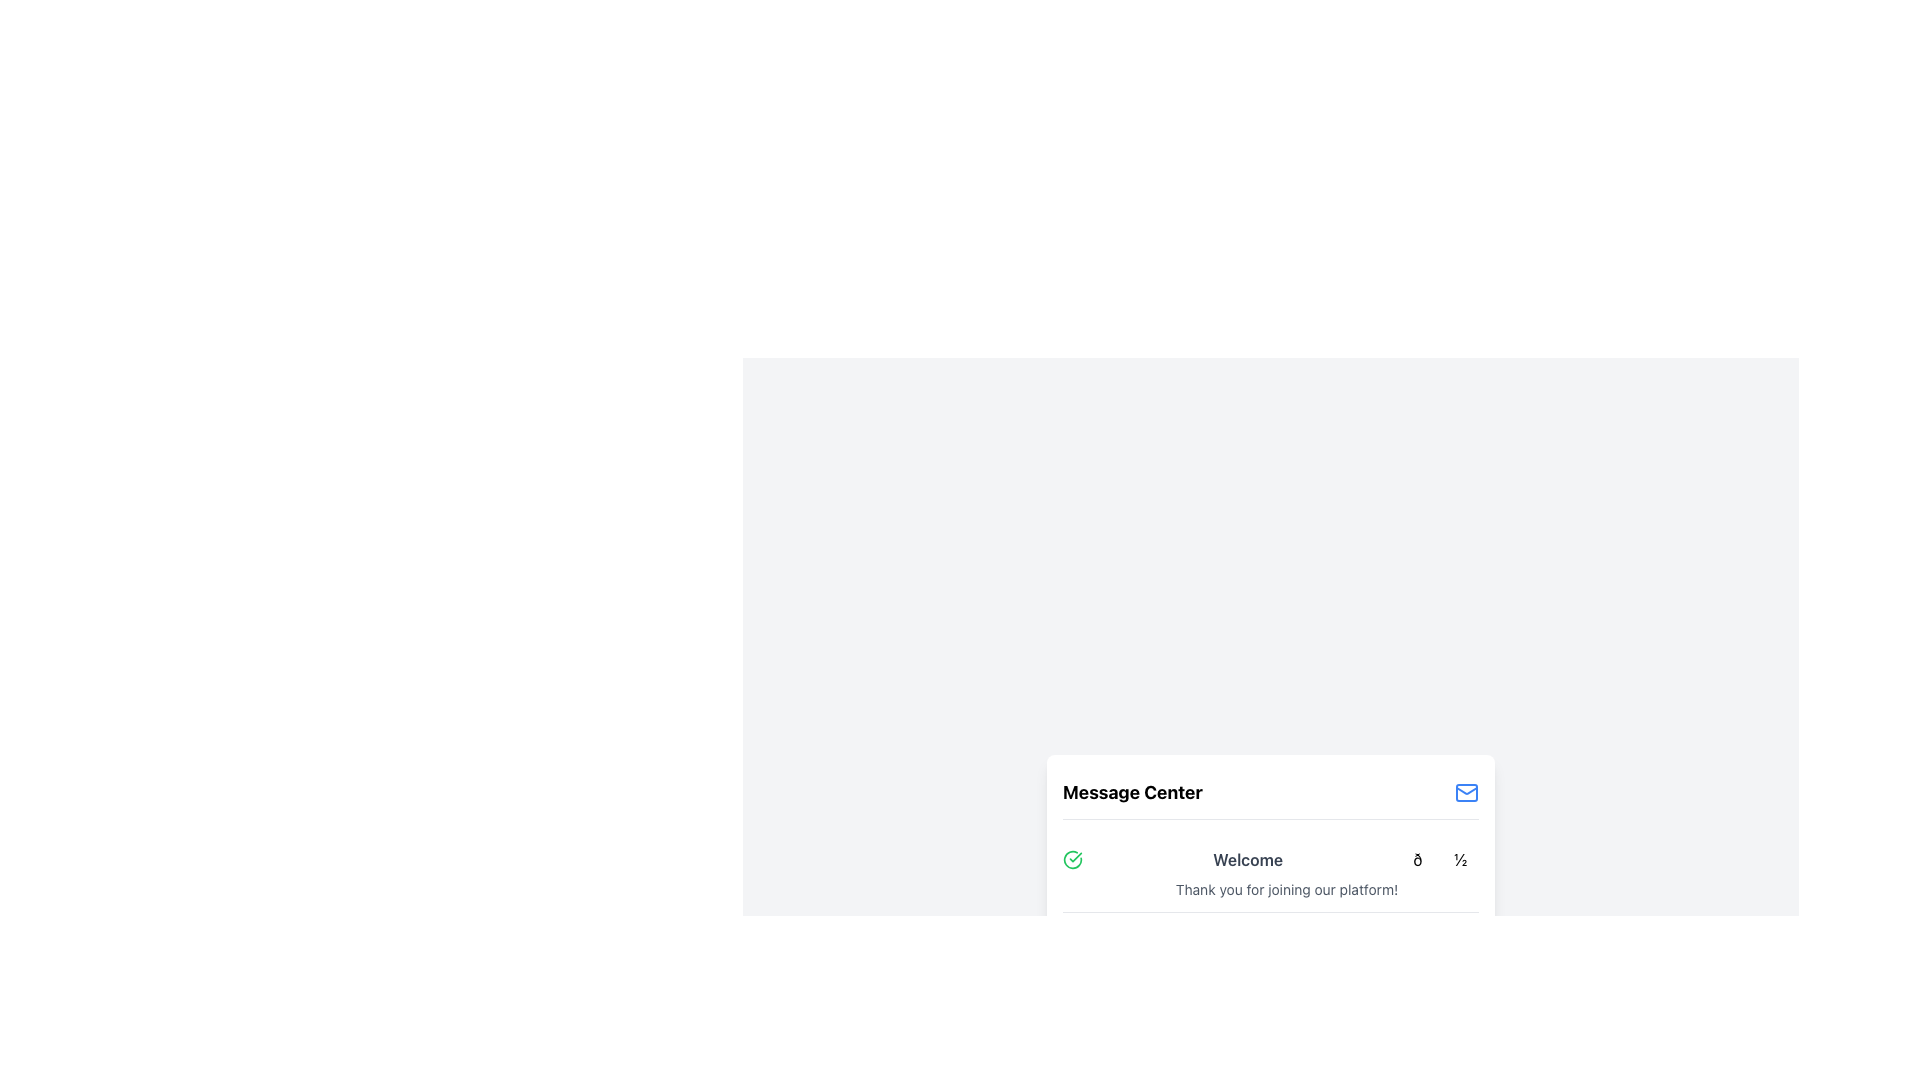  What do you see at coordinates (1132, 792) in the screenshot?
I see `the non-interactive Text Label indicating 'Message Center', which serves as a header for the associated section` at bounding box center [1132, 792].